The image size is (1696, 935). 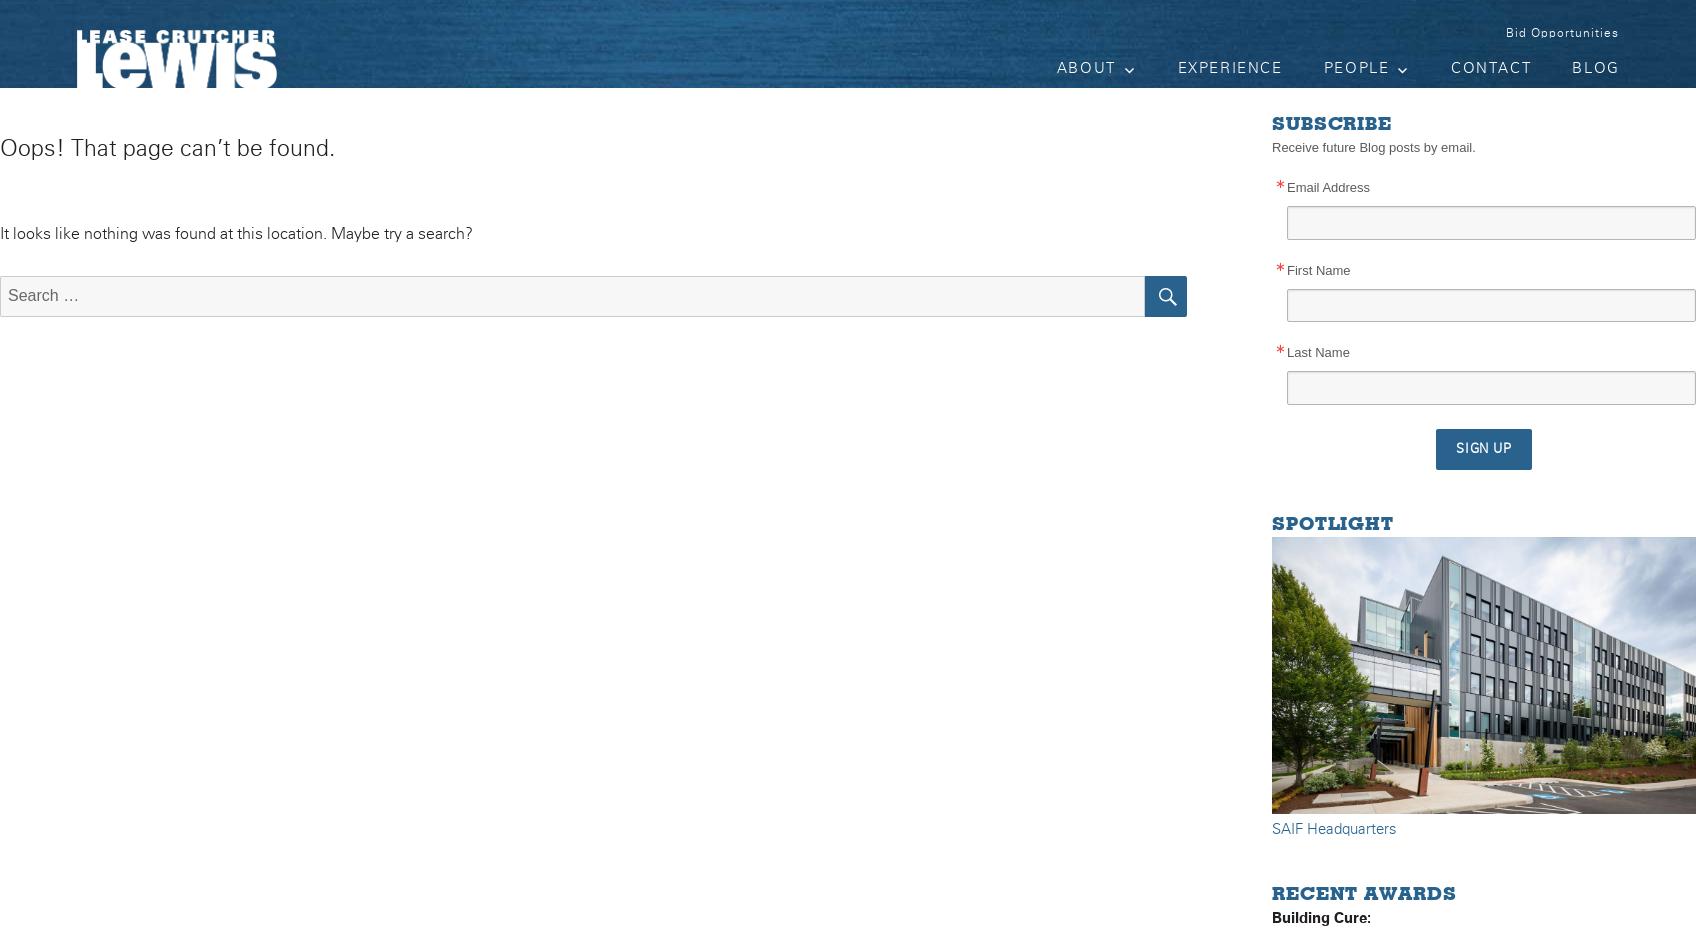 What do you see at coordinates (235, 234) in the screenshot?
I see `'It looks like nothing was found at this location. Maybe try a search?'` at bounding box center [235, 234].